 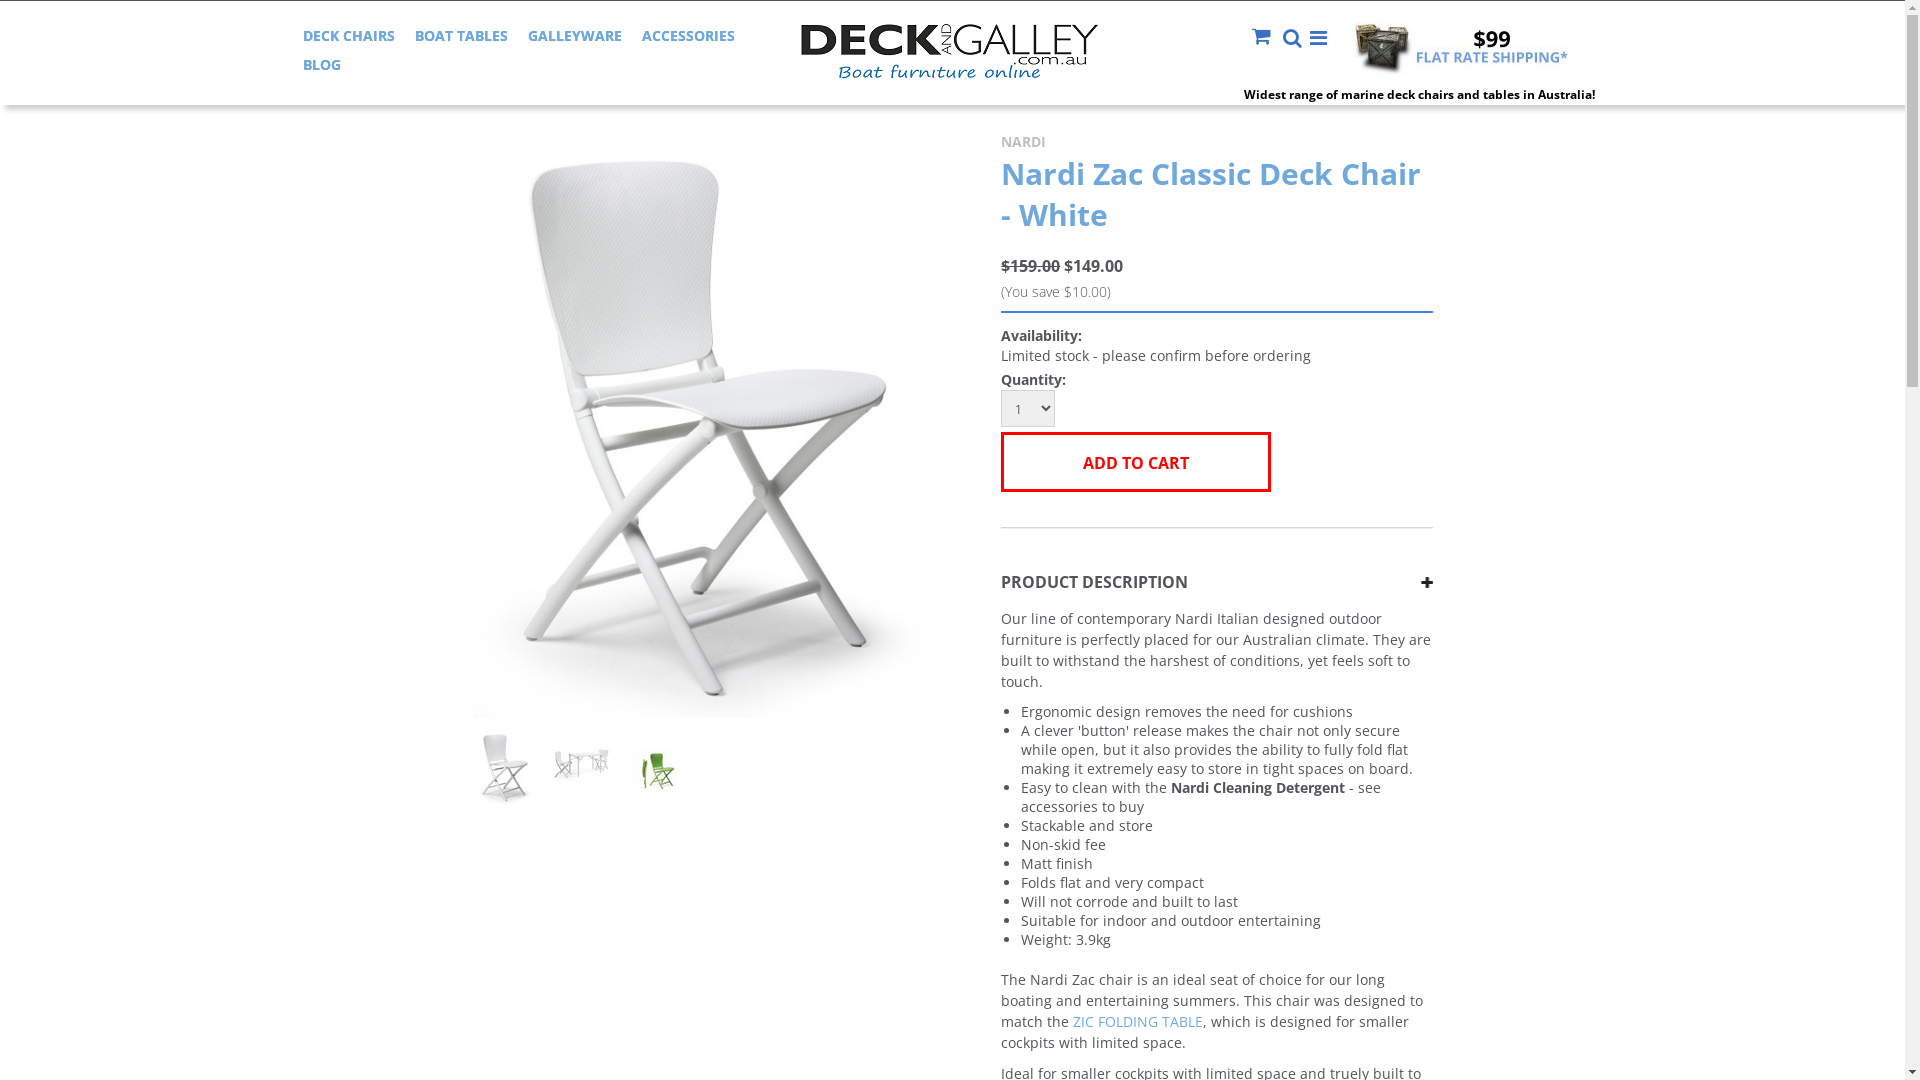 I want to click on 'NARDI', so click(x=1001, y=140).